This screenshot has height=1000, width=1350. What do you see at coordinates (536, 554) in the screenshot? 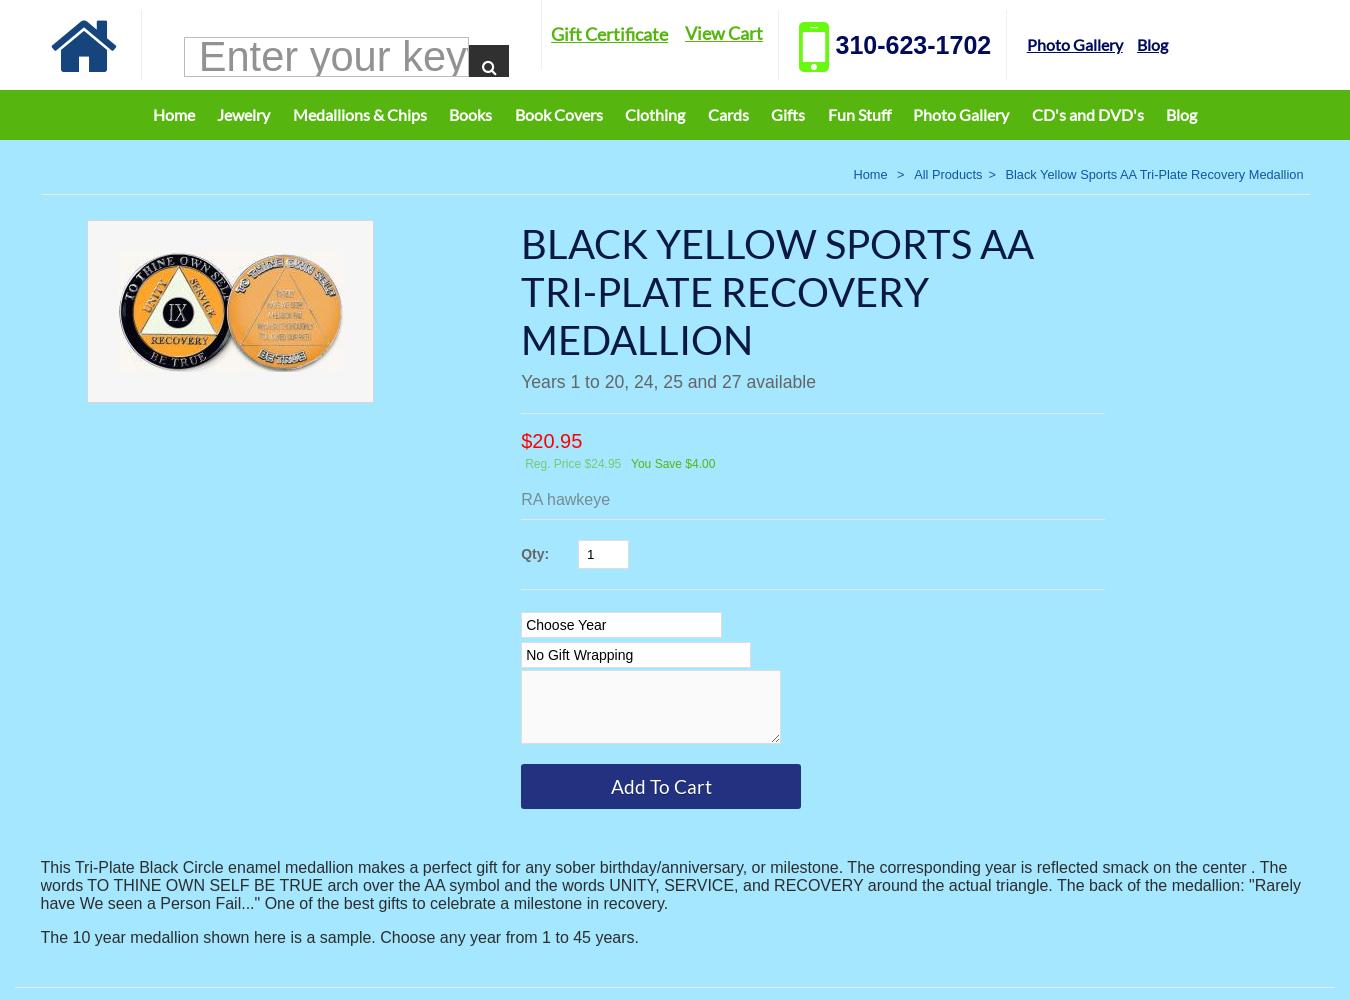
I see `'Qty:'` at bounding box center [536, 554].